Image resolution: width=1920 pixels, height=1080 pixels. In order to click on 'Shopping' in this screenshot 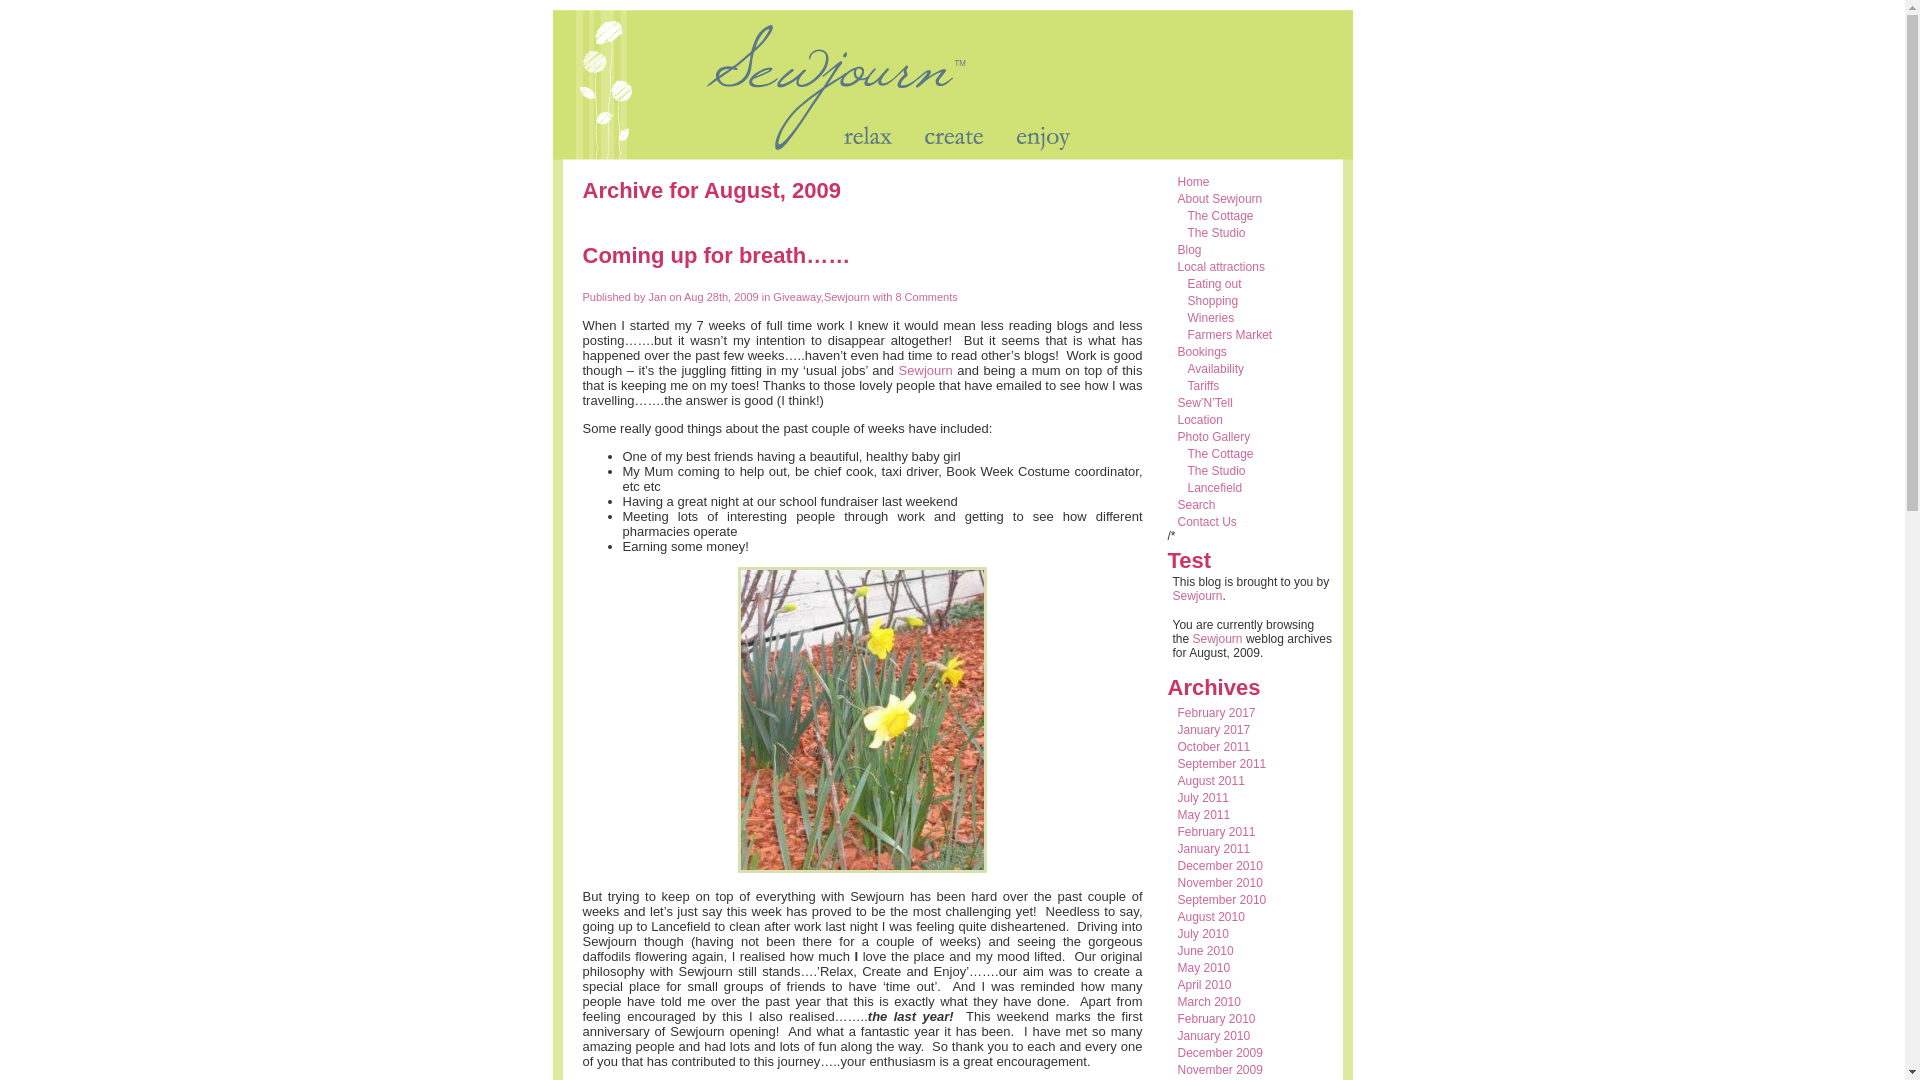, I will do `click(1212, 300)`.